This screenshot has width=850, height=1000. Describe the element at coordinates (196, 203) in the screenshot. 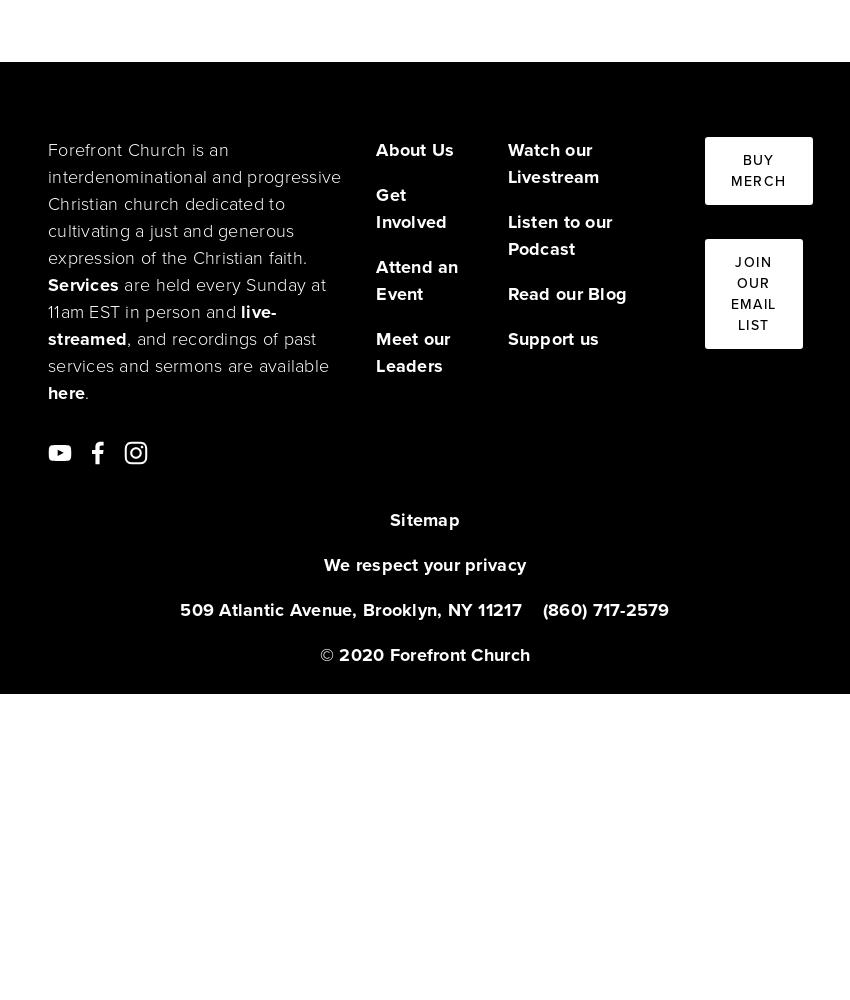

I see `'Forefront Church is an interdenominational and progressive Christian church dedicated to cultivating a just and generous expression of the Christian faith.'` at that location.